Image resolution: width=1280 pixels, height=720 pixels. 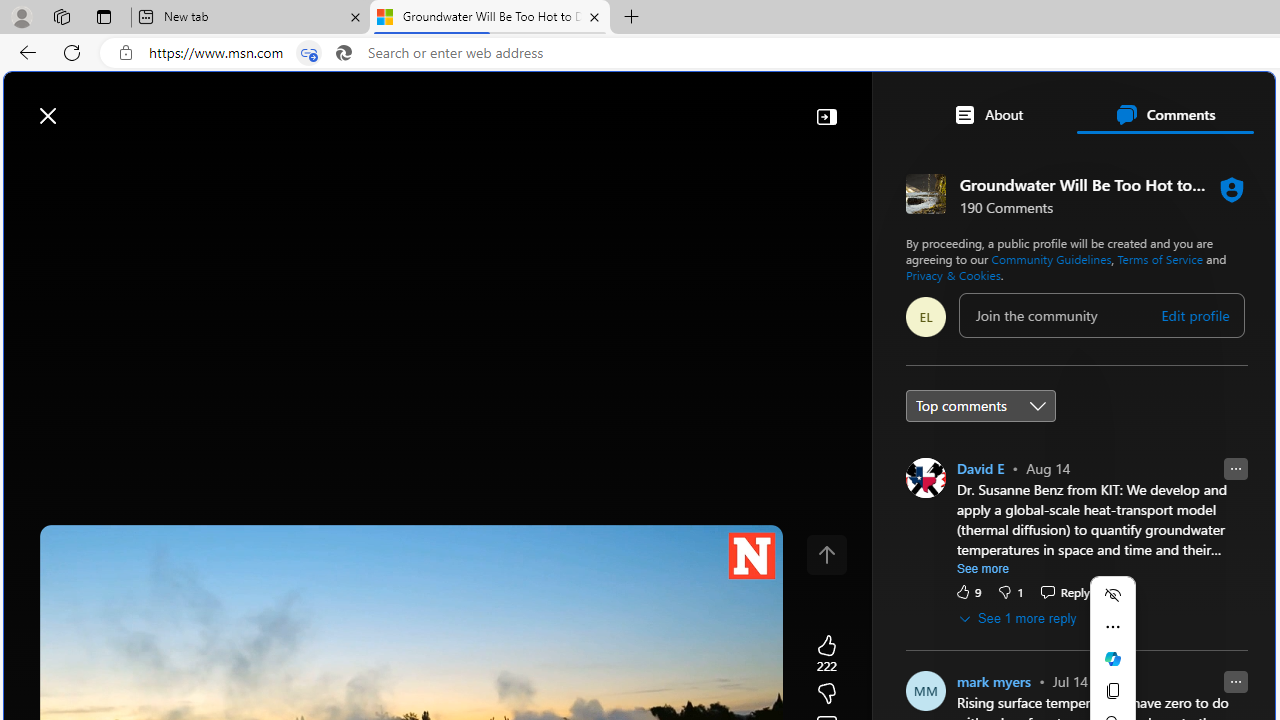 I want to click on 'Tabs in split screen', so click(x=308, y=52).